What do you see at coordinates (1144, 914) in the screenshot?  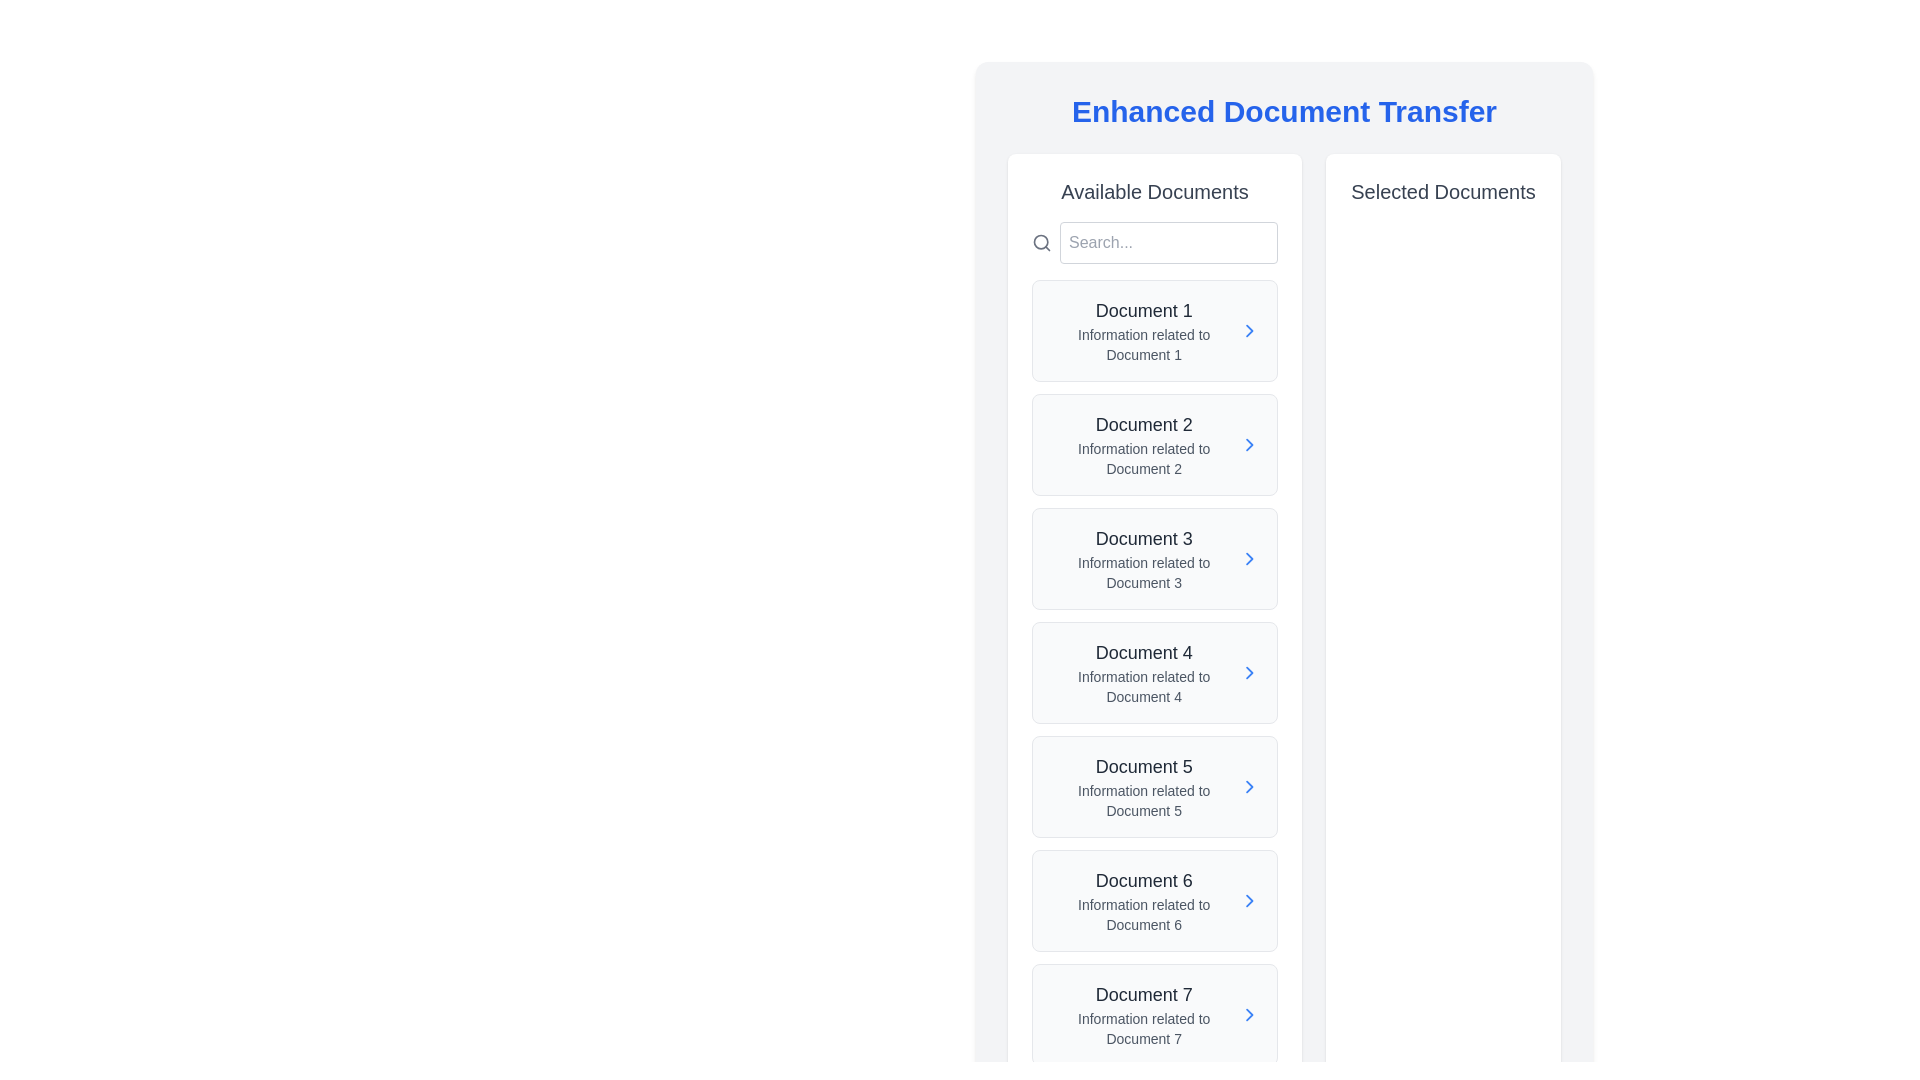 I see `the text element displaying 'Information related to Document 6', which is positioned below the title 'Document 6' in the sixth card of the 'Available Documents' section` at bounding box center [1144, 914].